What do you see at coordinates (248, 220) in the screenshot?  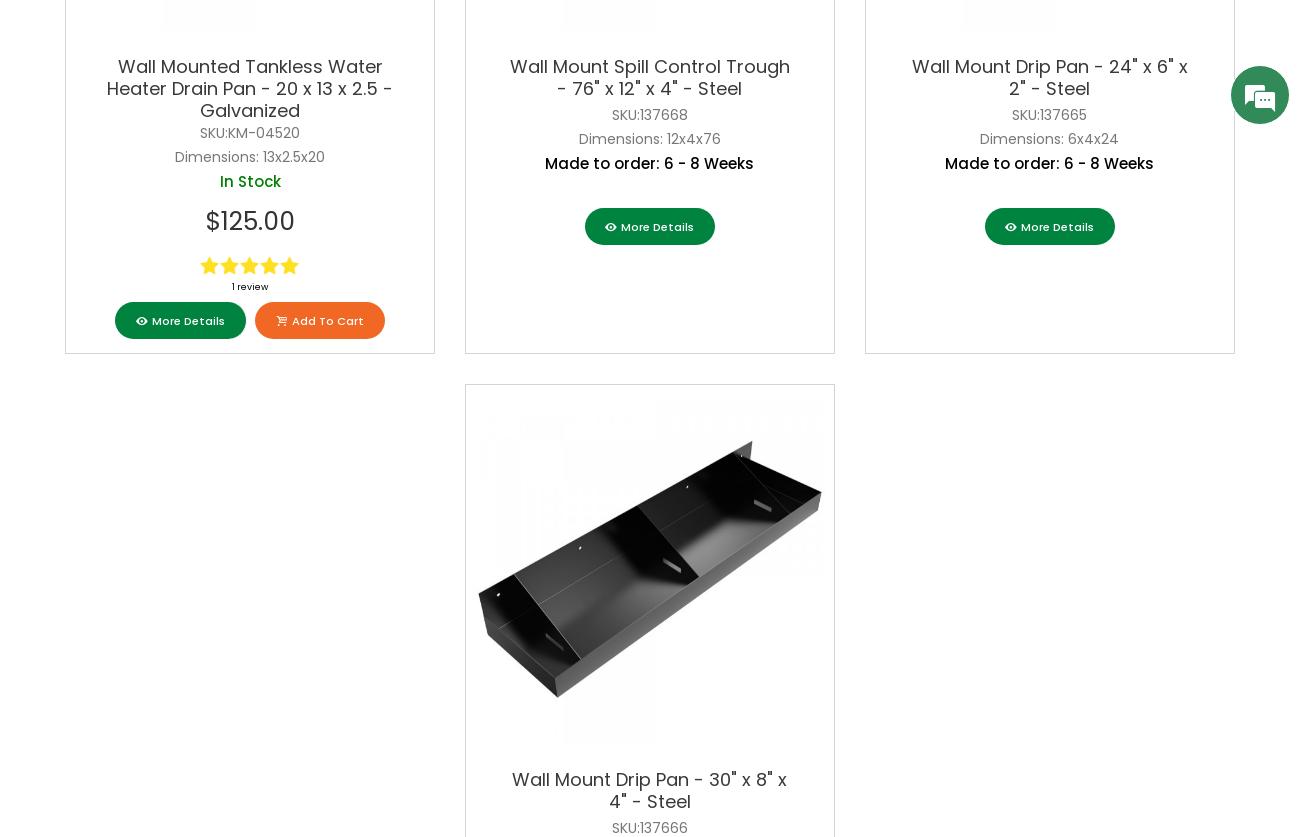 I see `'$125.00'` at bounding box center [248, 220].